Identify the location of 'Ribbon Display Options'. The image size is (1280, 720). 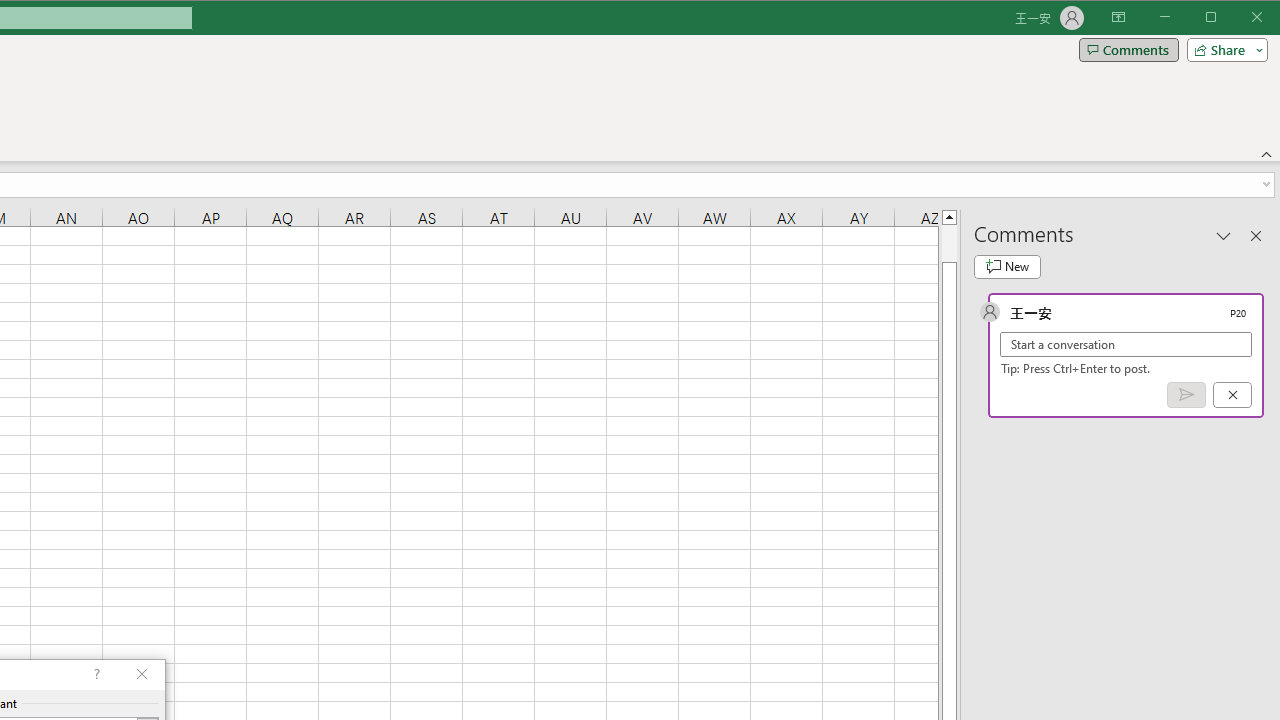
(1117, 18).